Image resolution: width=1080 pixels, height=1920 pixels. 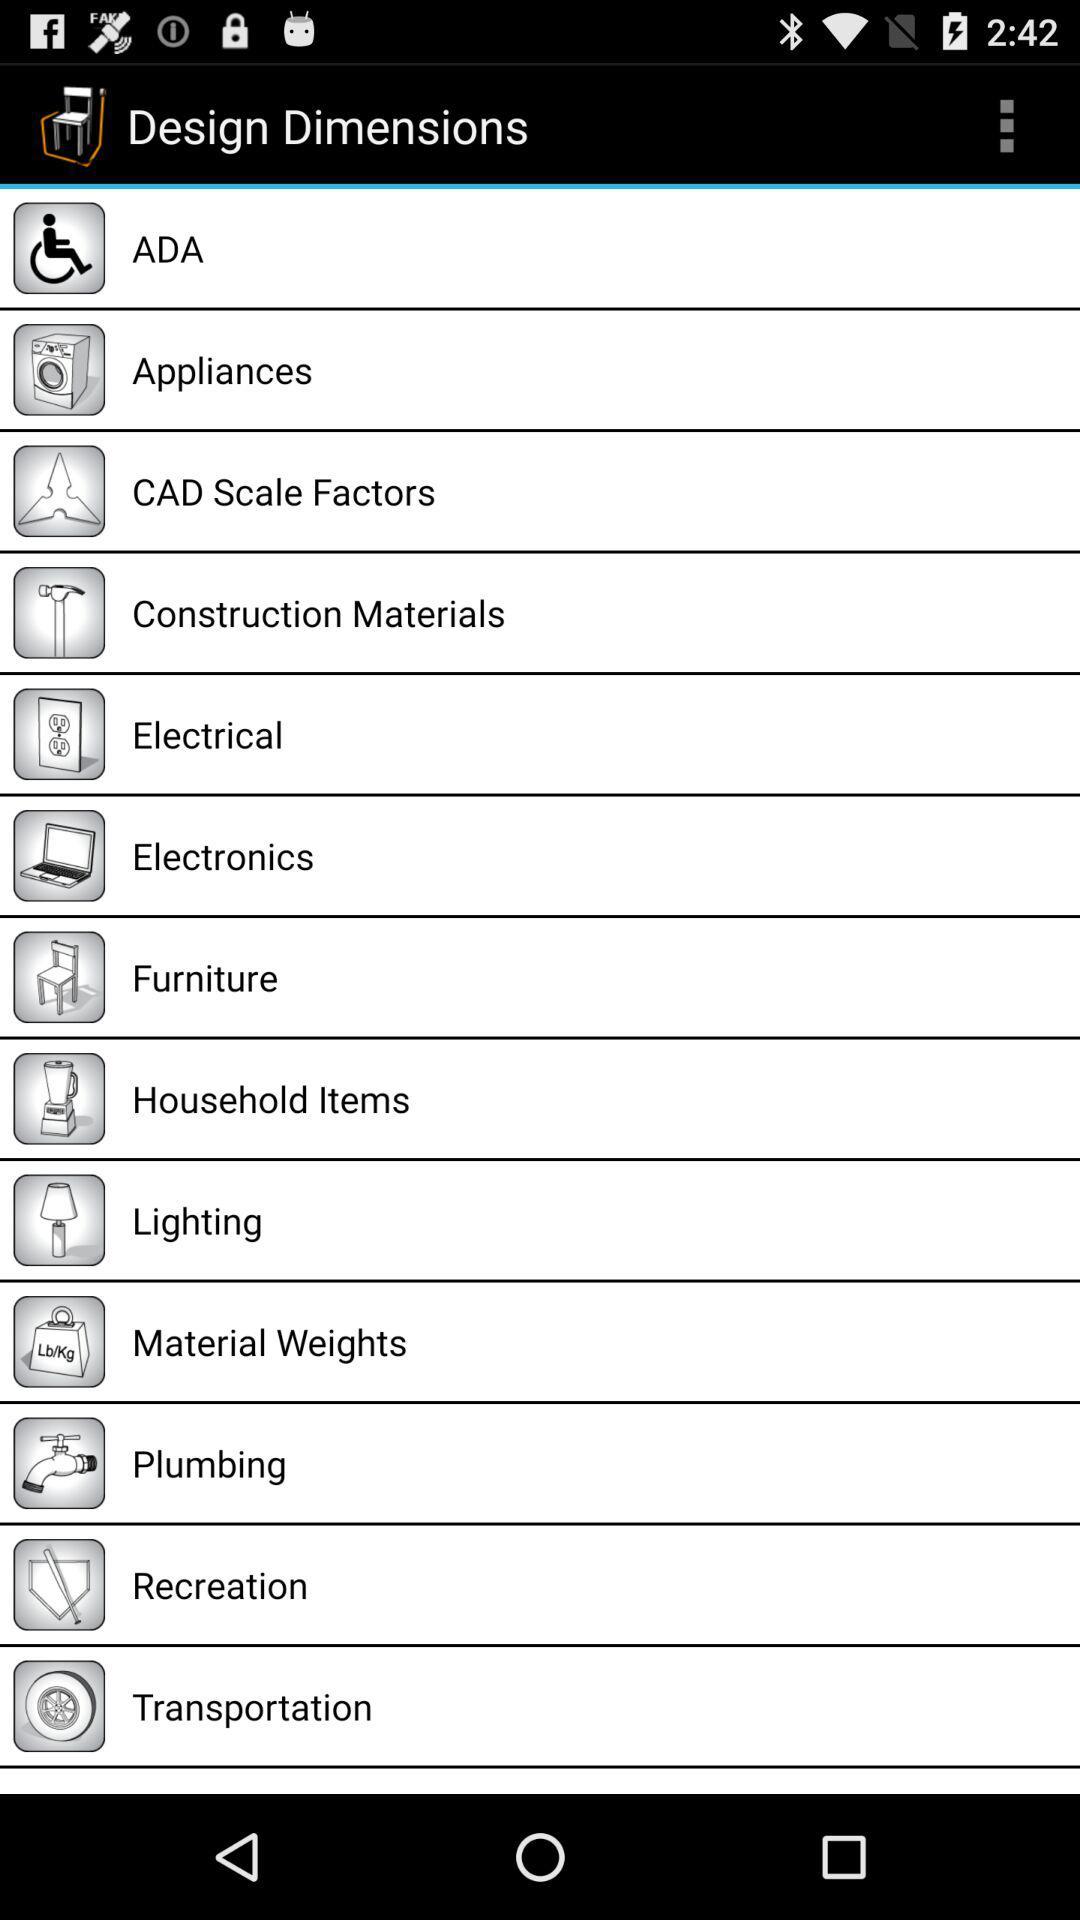 What do you see at coordinates (598, 733) in the screenshot?
I see `electrical app` at bounding box center [598, 733].